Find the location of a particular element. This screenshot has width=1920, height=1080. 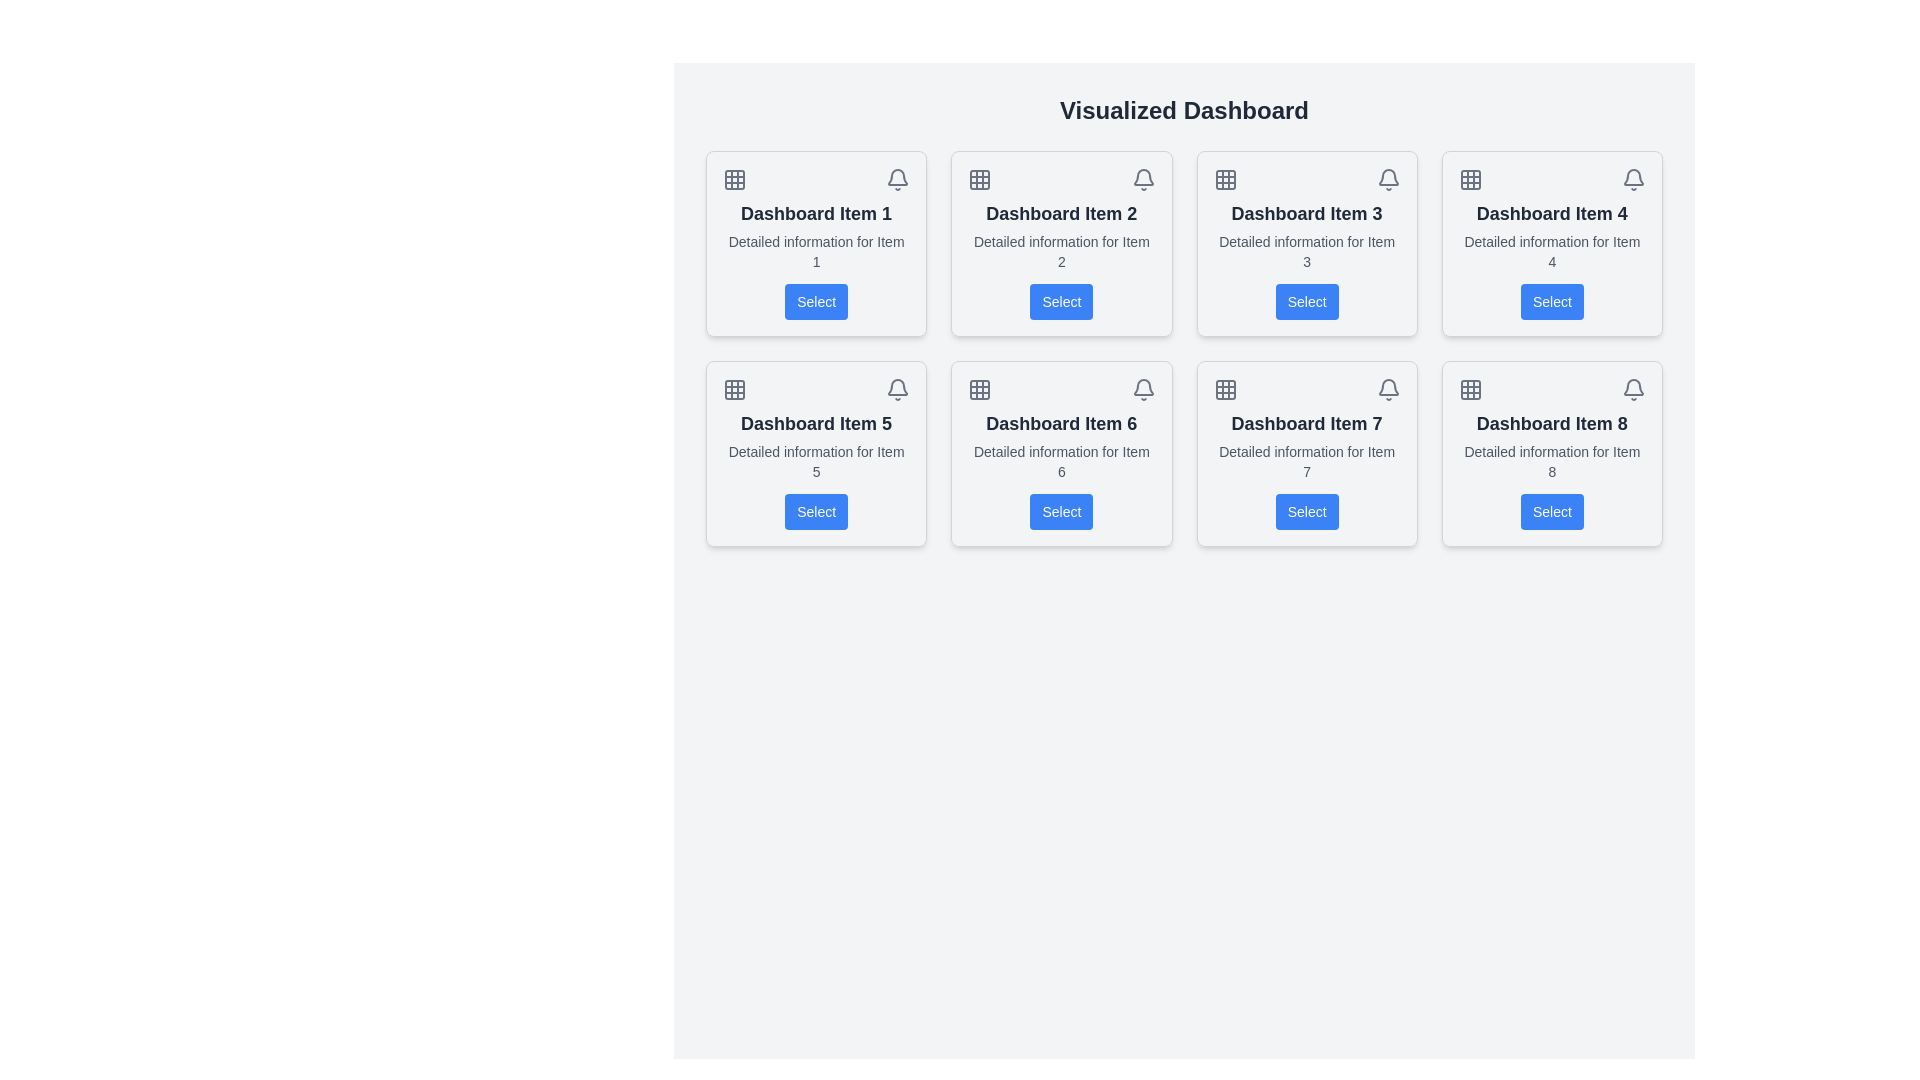

the static text label displaying 'Detailed information for Item 2', located beneath 'Dashboard Item 2' and above the 'Select' button is located at coordinates (1060, 250).